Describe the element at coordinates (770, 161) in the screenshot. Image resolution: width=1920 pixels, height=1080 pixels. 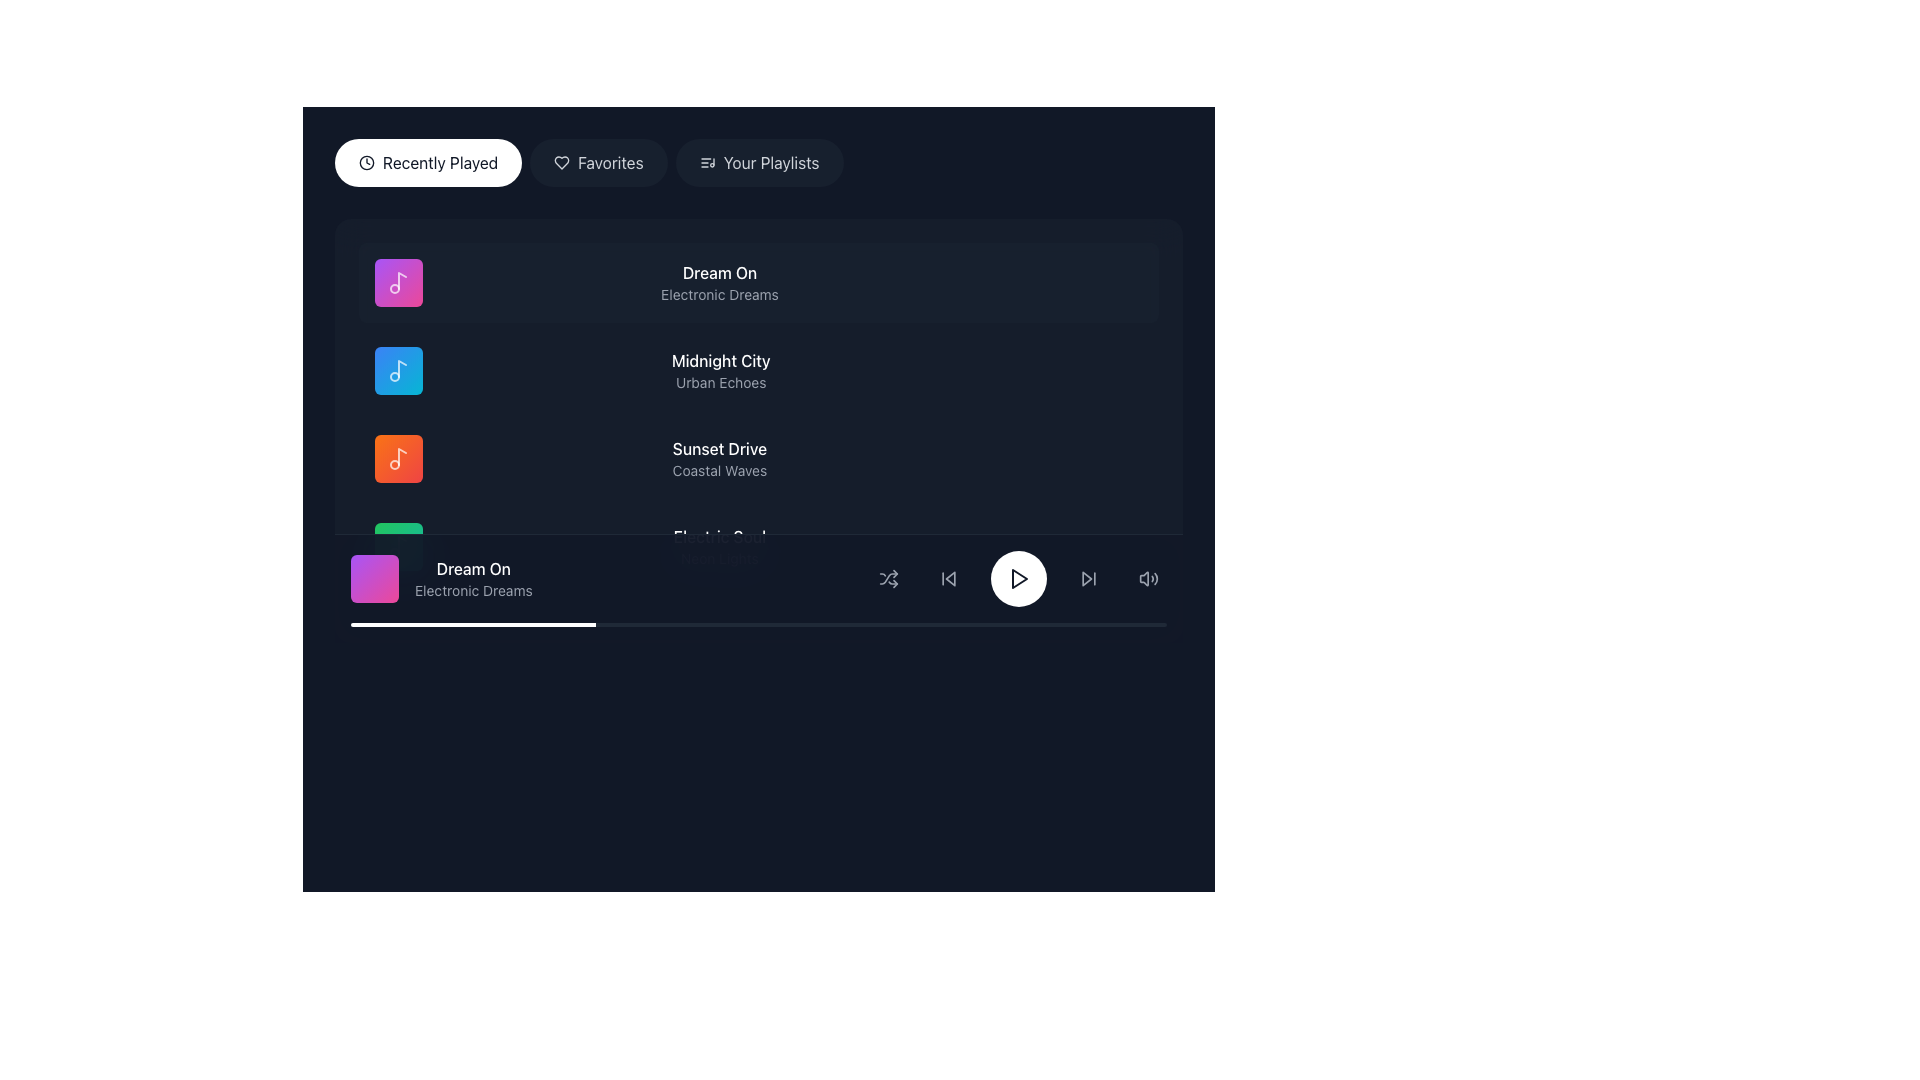
I see `the third navigation button labeled as a Text Label` at that location.